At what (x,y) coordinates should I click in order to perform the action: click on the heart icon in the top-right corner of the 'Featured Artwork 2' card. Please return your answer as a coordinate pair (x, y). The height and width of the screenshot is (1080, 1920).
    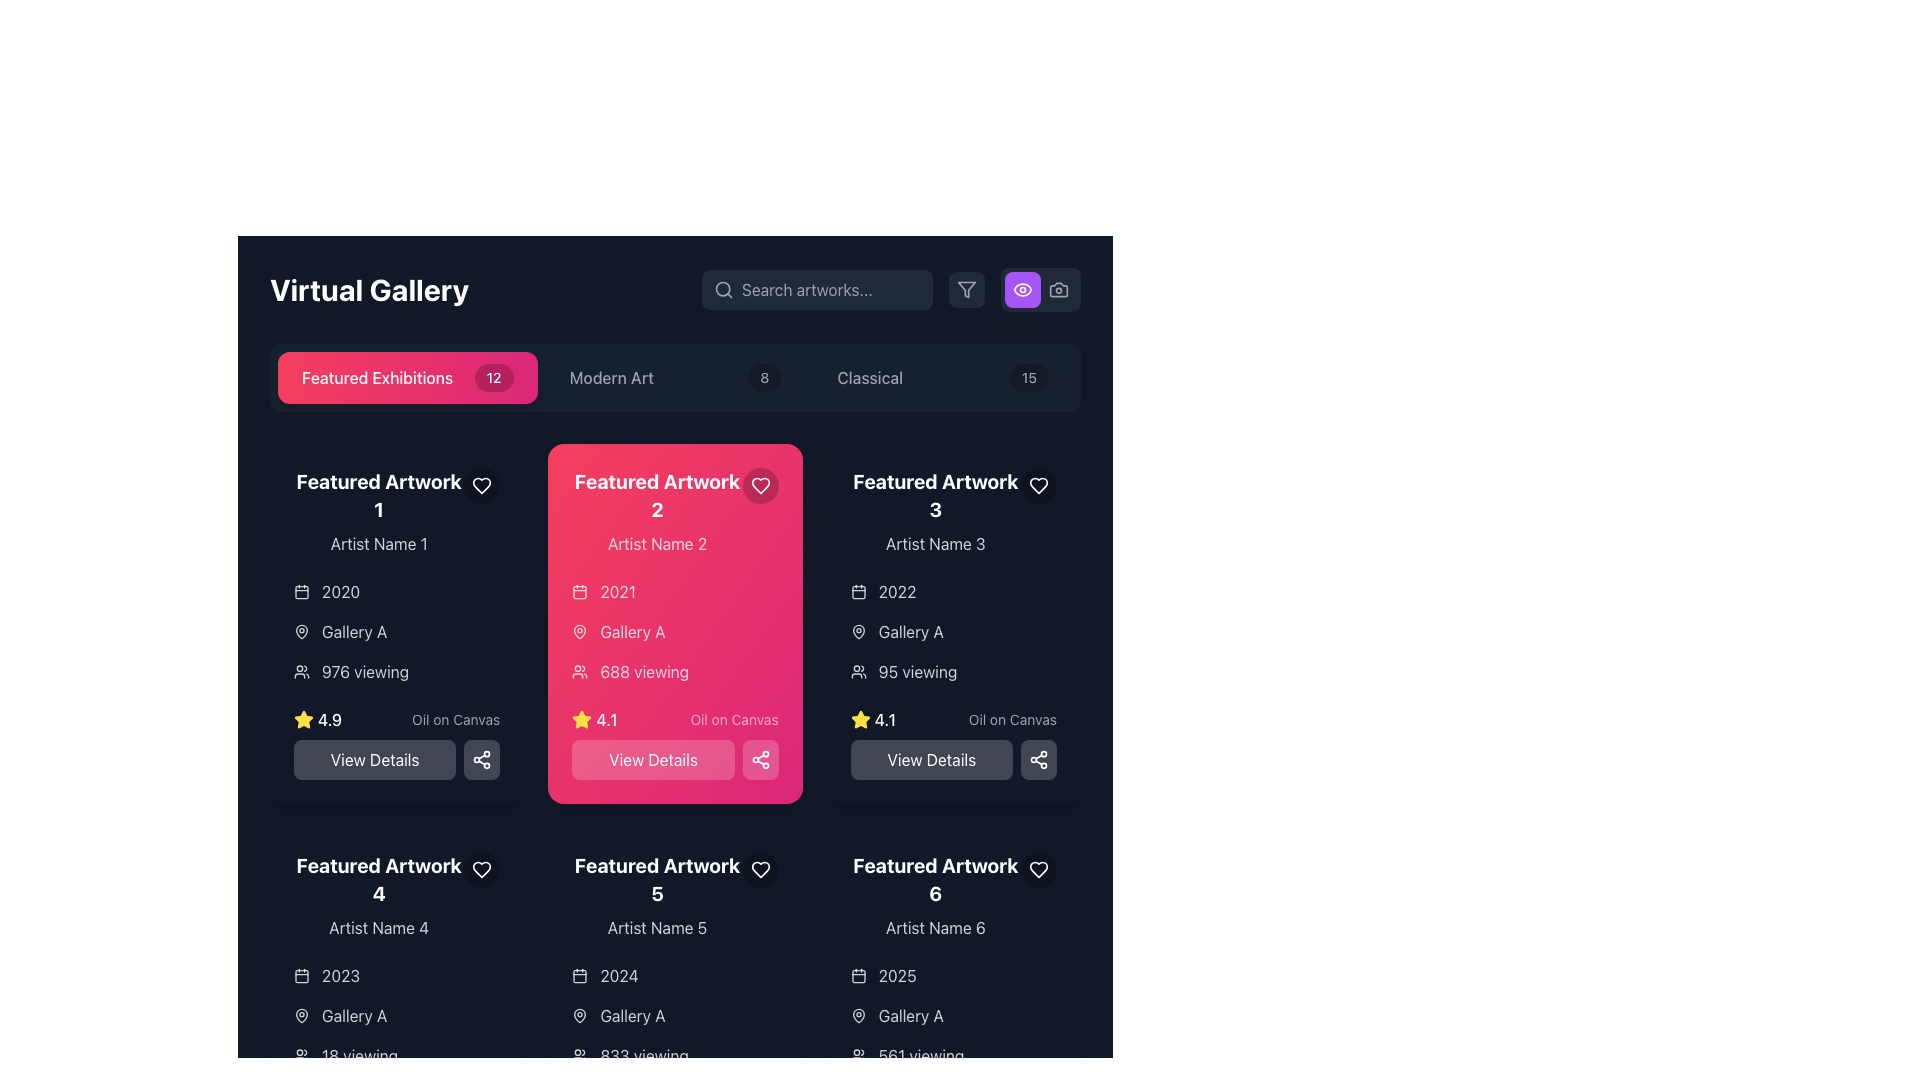
    Looking at the image, I should click on (759, 486).